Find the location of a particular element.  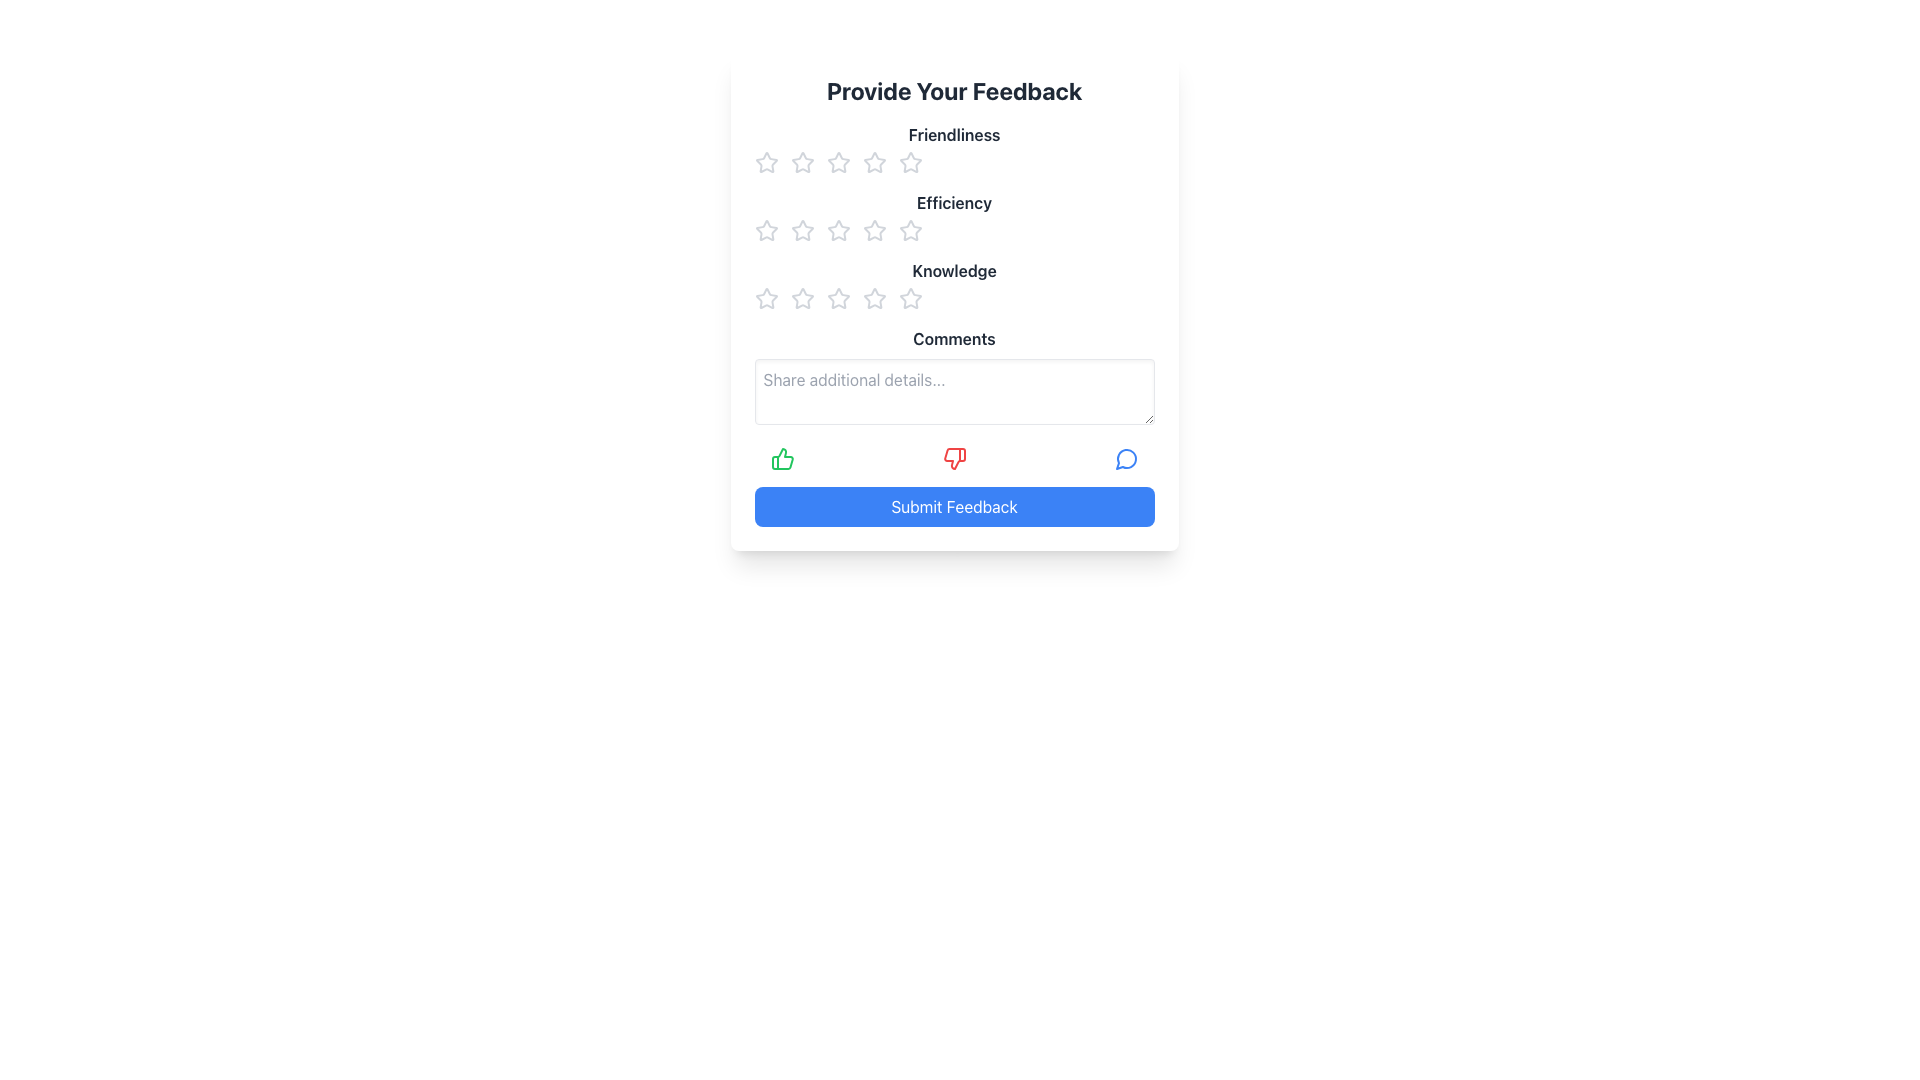

the label element that provides context for the multiline text input field in the feedback form layout, located in the lower portion of the form is located at coordinates (953, 338).